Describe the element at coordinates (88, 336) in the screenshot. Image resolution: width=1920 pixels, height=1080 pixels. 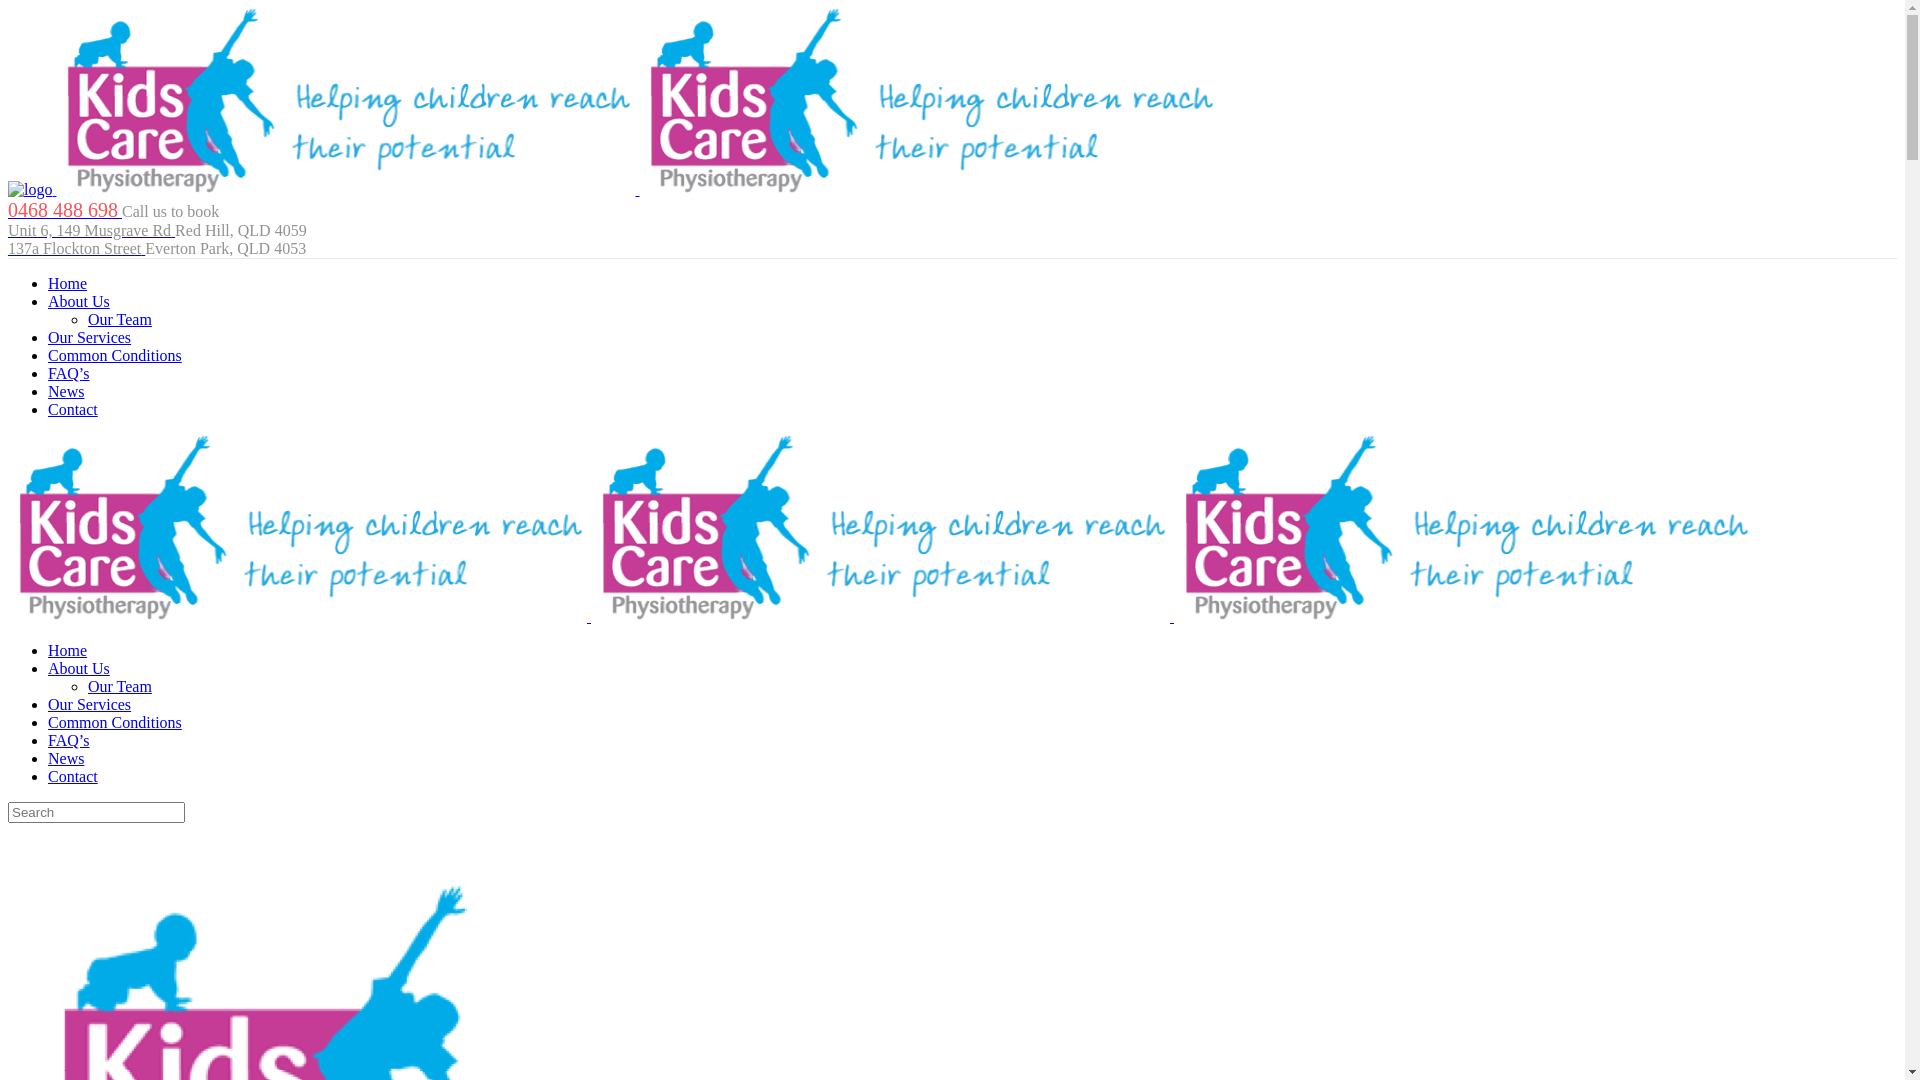
I see `'Our Services'` at that location.